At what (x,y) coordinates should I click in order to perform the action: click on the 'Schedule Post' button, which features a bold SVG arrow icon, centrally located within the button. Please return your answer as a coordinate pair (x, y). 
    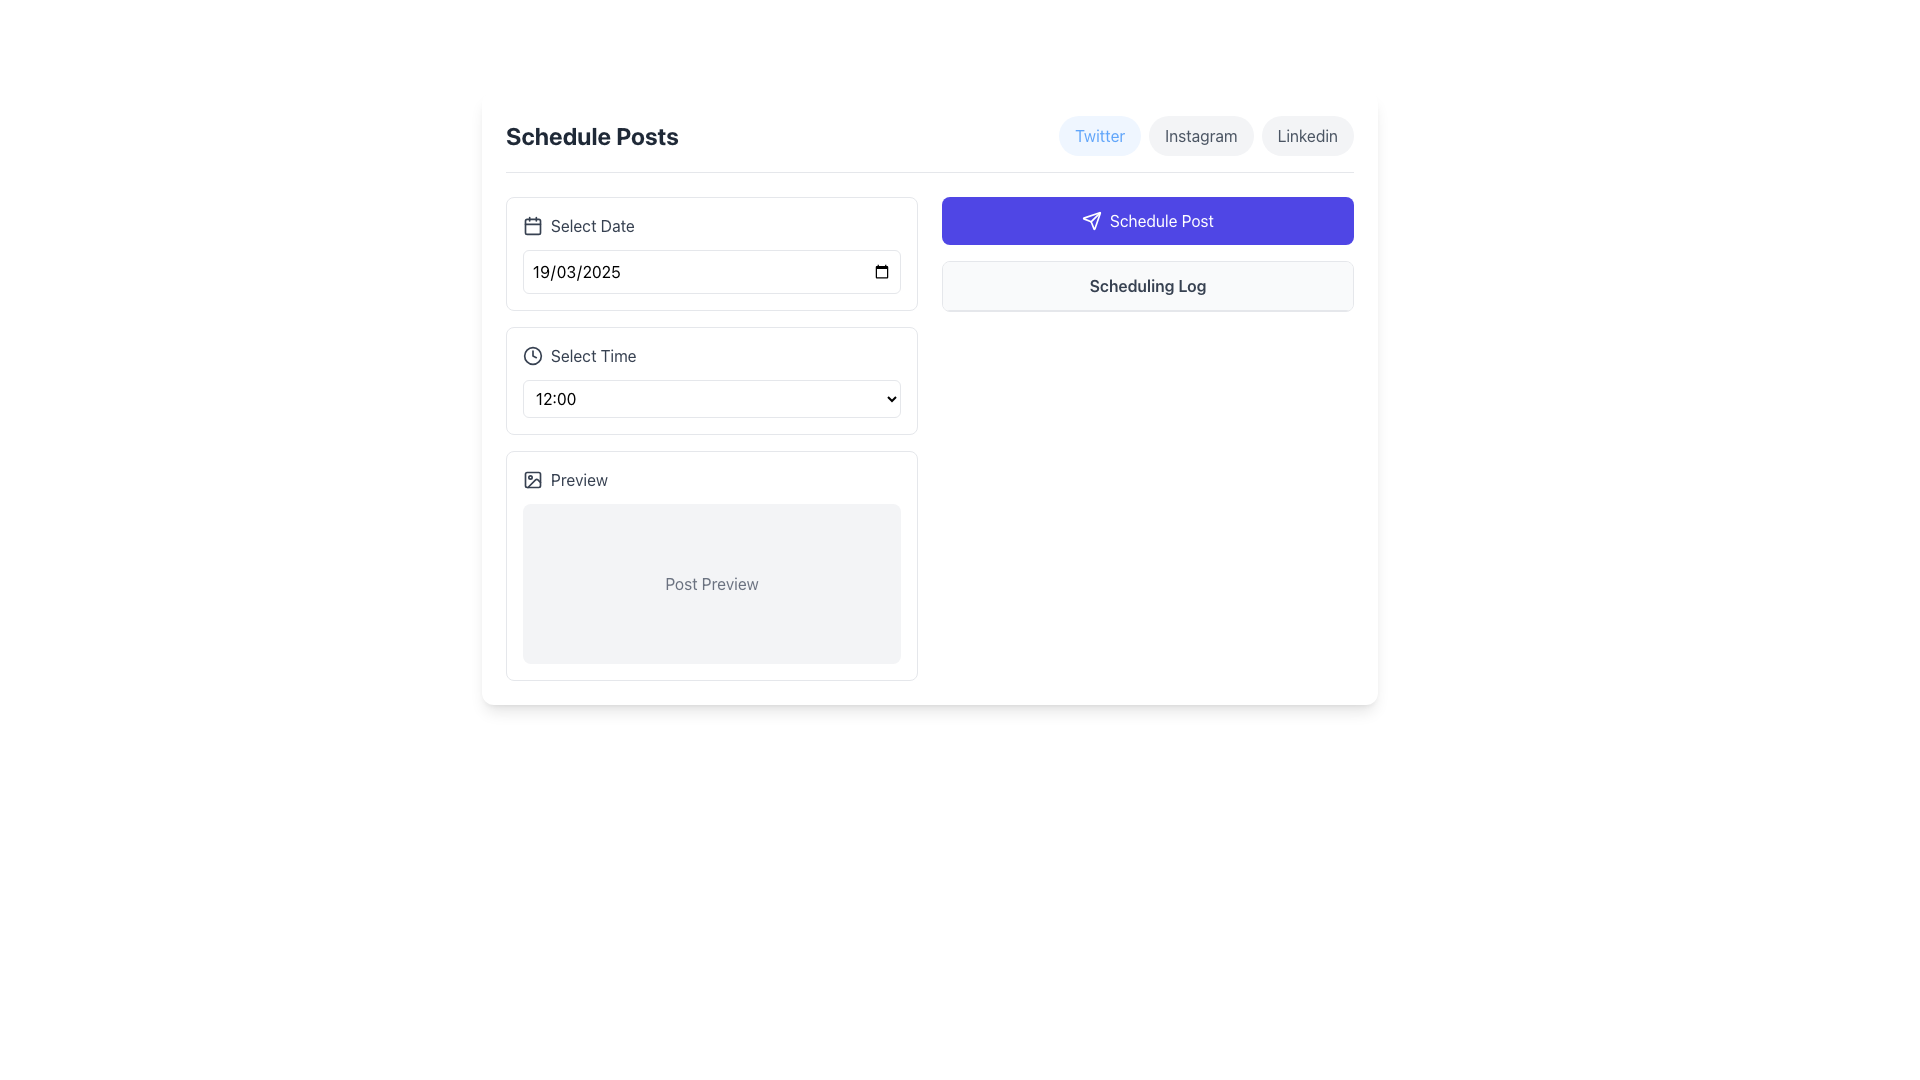
    Looking at the image, I should click on (1090, 219).